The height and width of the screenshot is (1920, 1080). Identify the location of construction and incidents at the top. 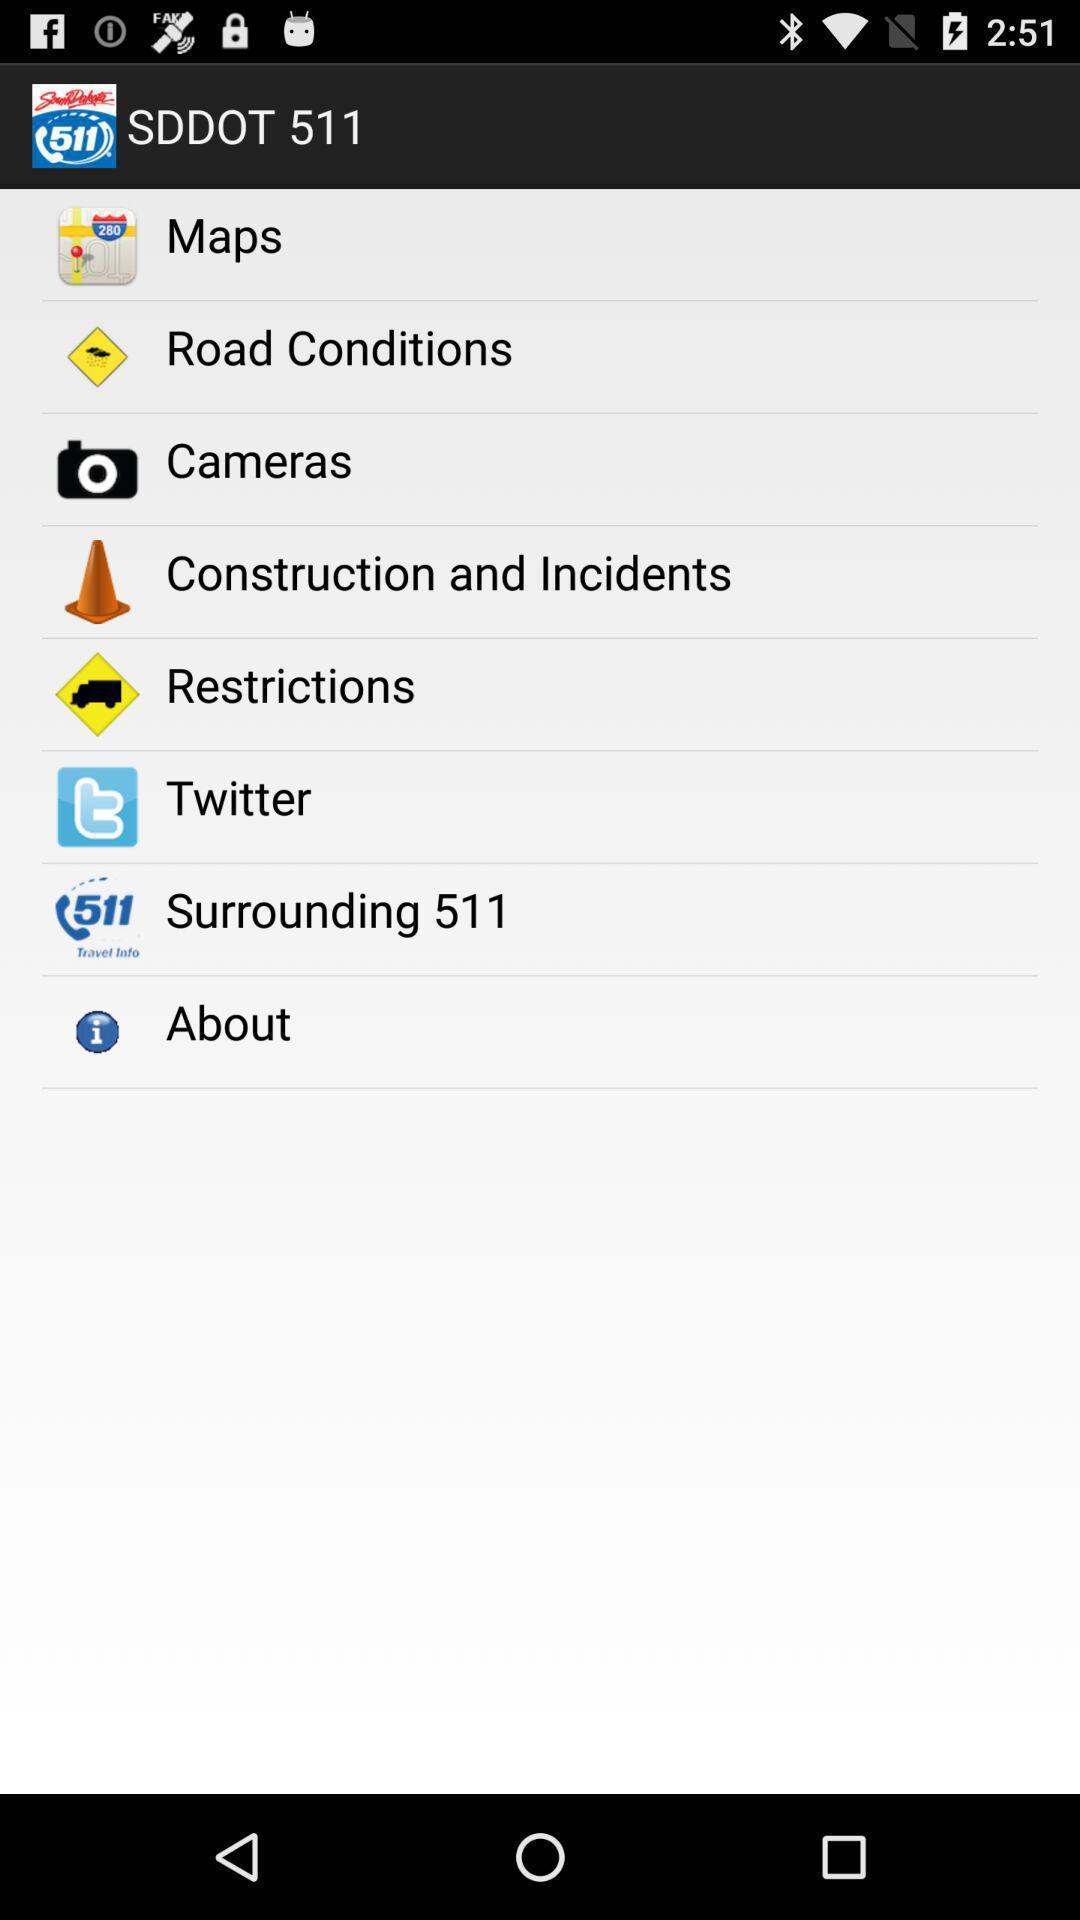
(447, 570).